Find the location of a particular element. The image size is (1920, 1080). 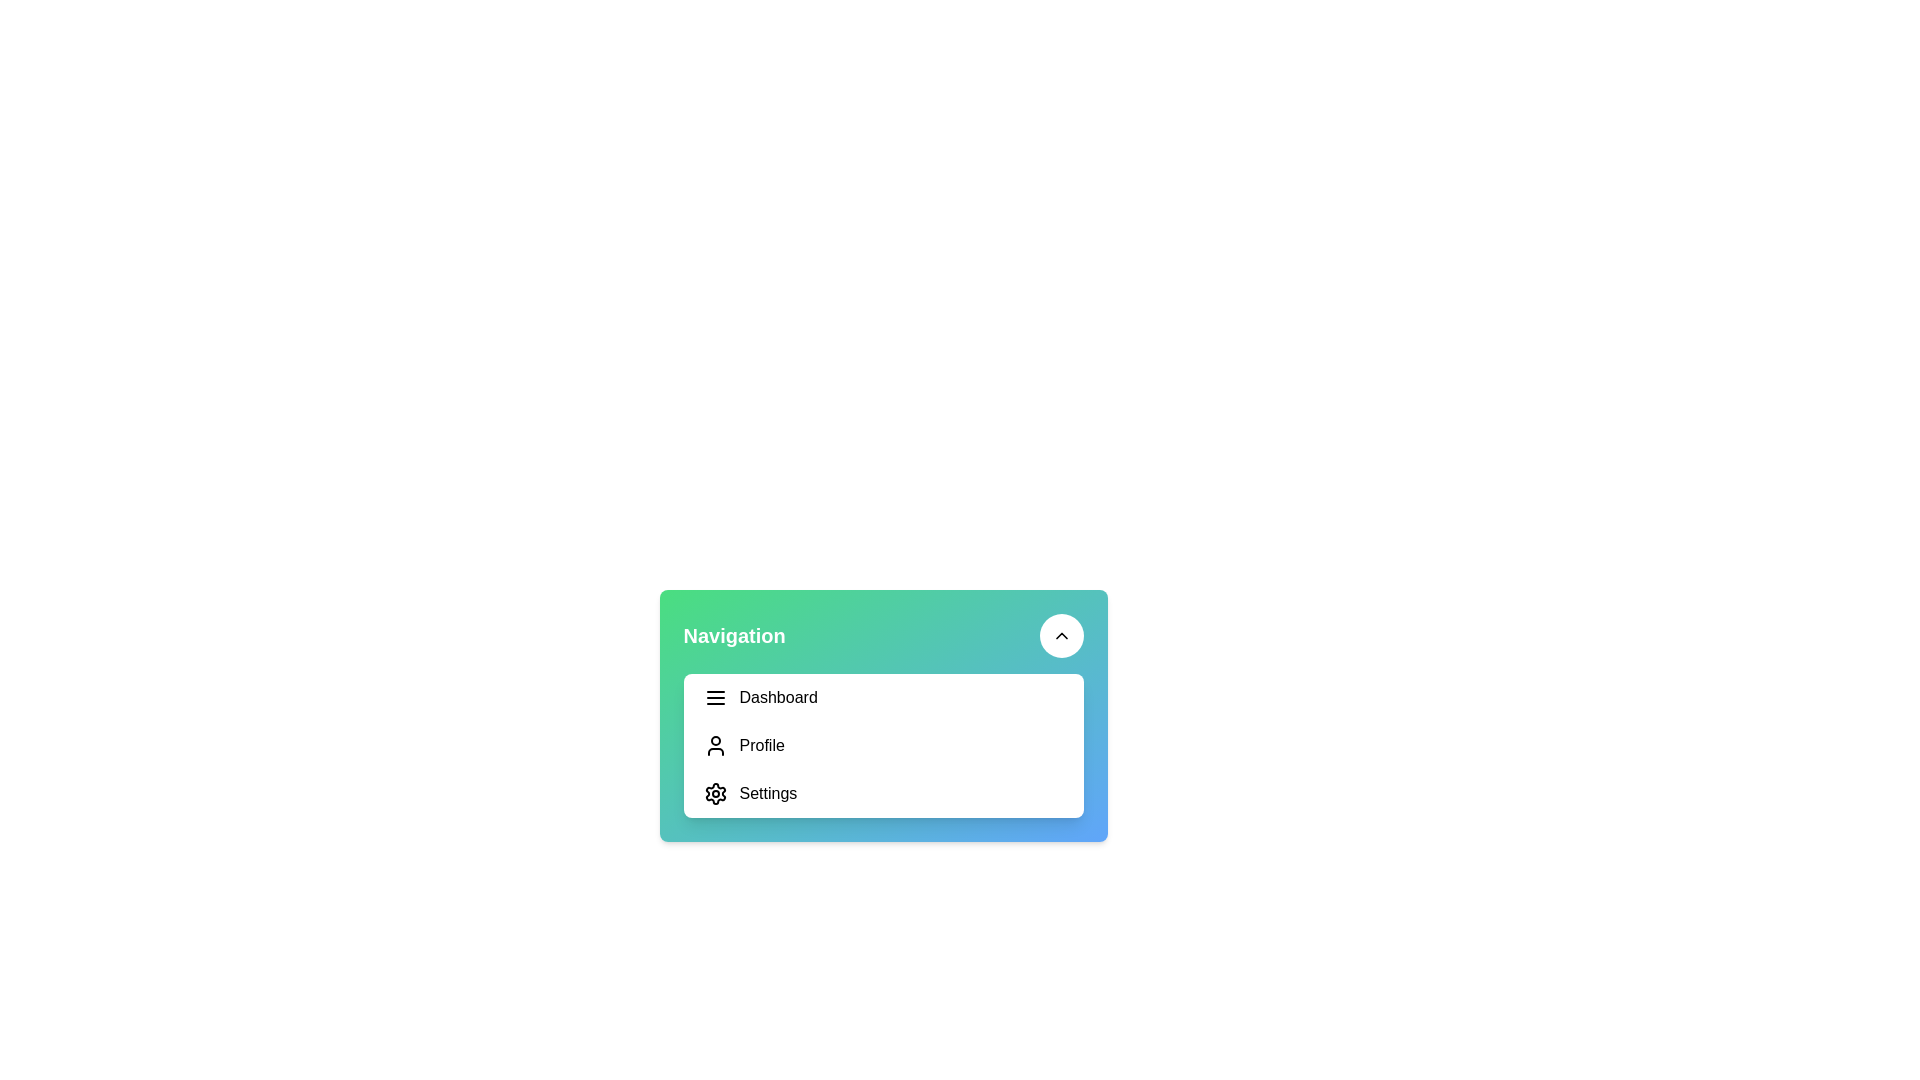

the 'Settings' button in the vertical navigation menu is located at coordinates (882, 793).